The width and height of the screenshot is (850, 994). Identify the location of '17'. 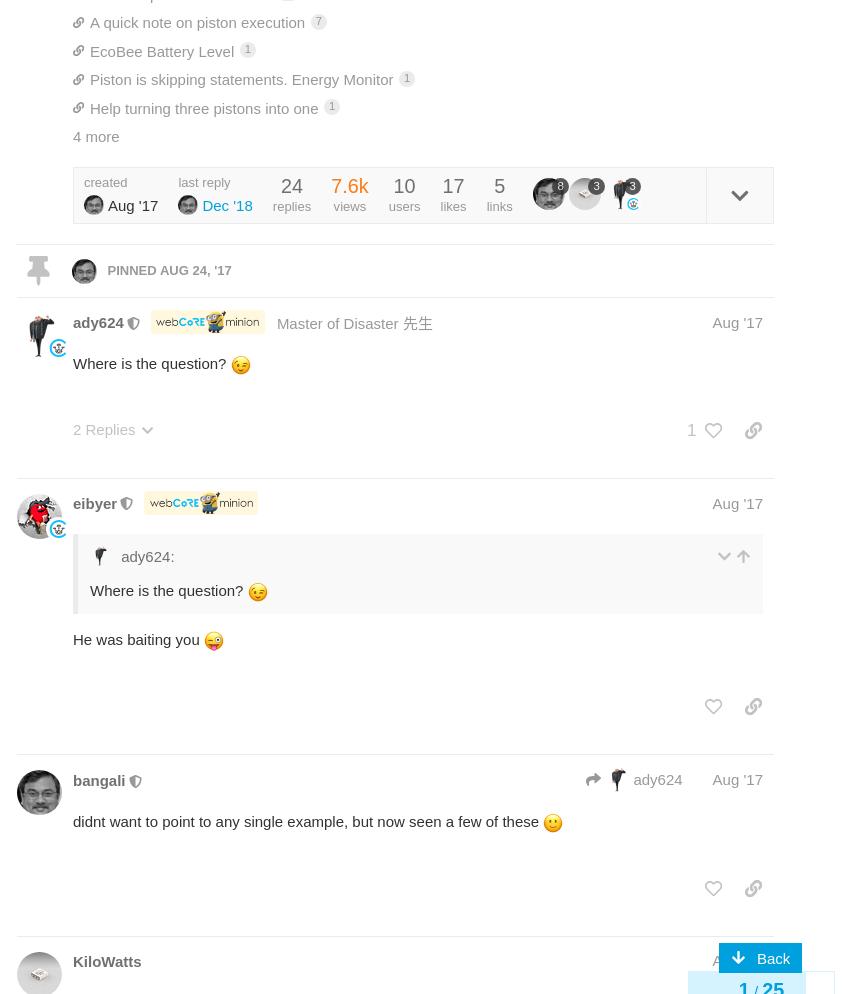
(451, 184).